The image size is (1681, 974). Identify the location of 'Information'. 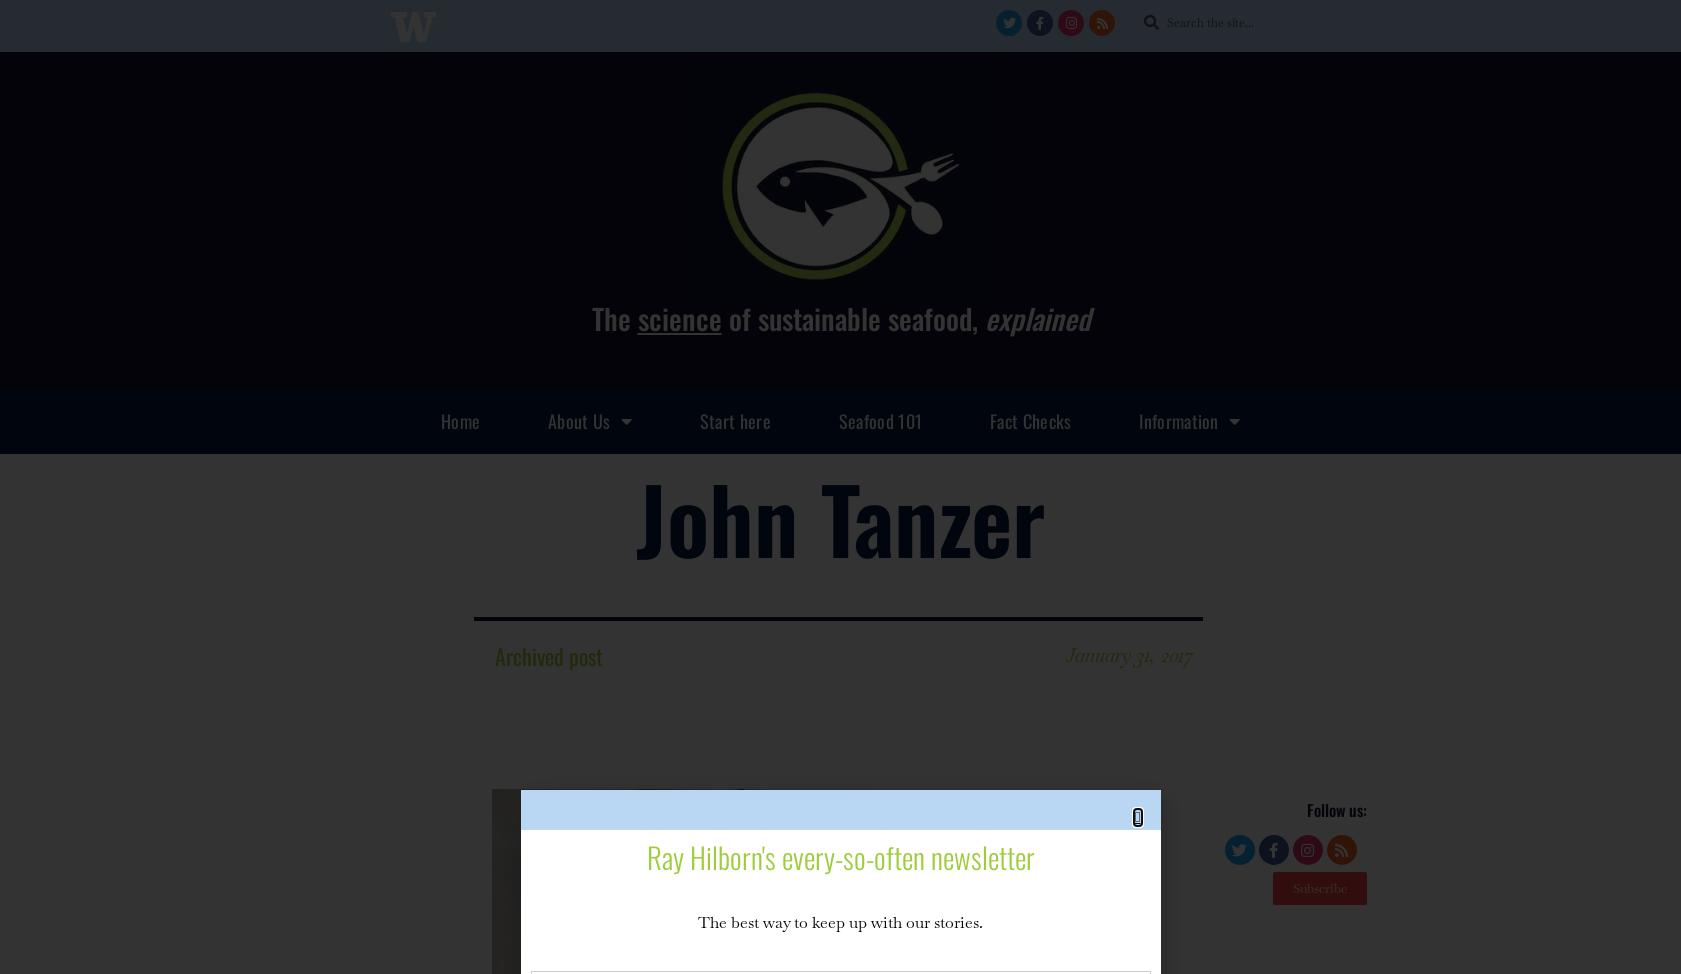
(1178, 418).